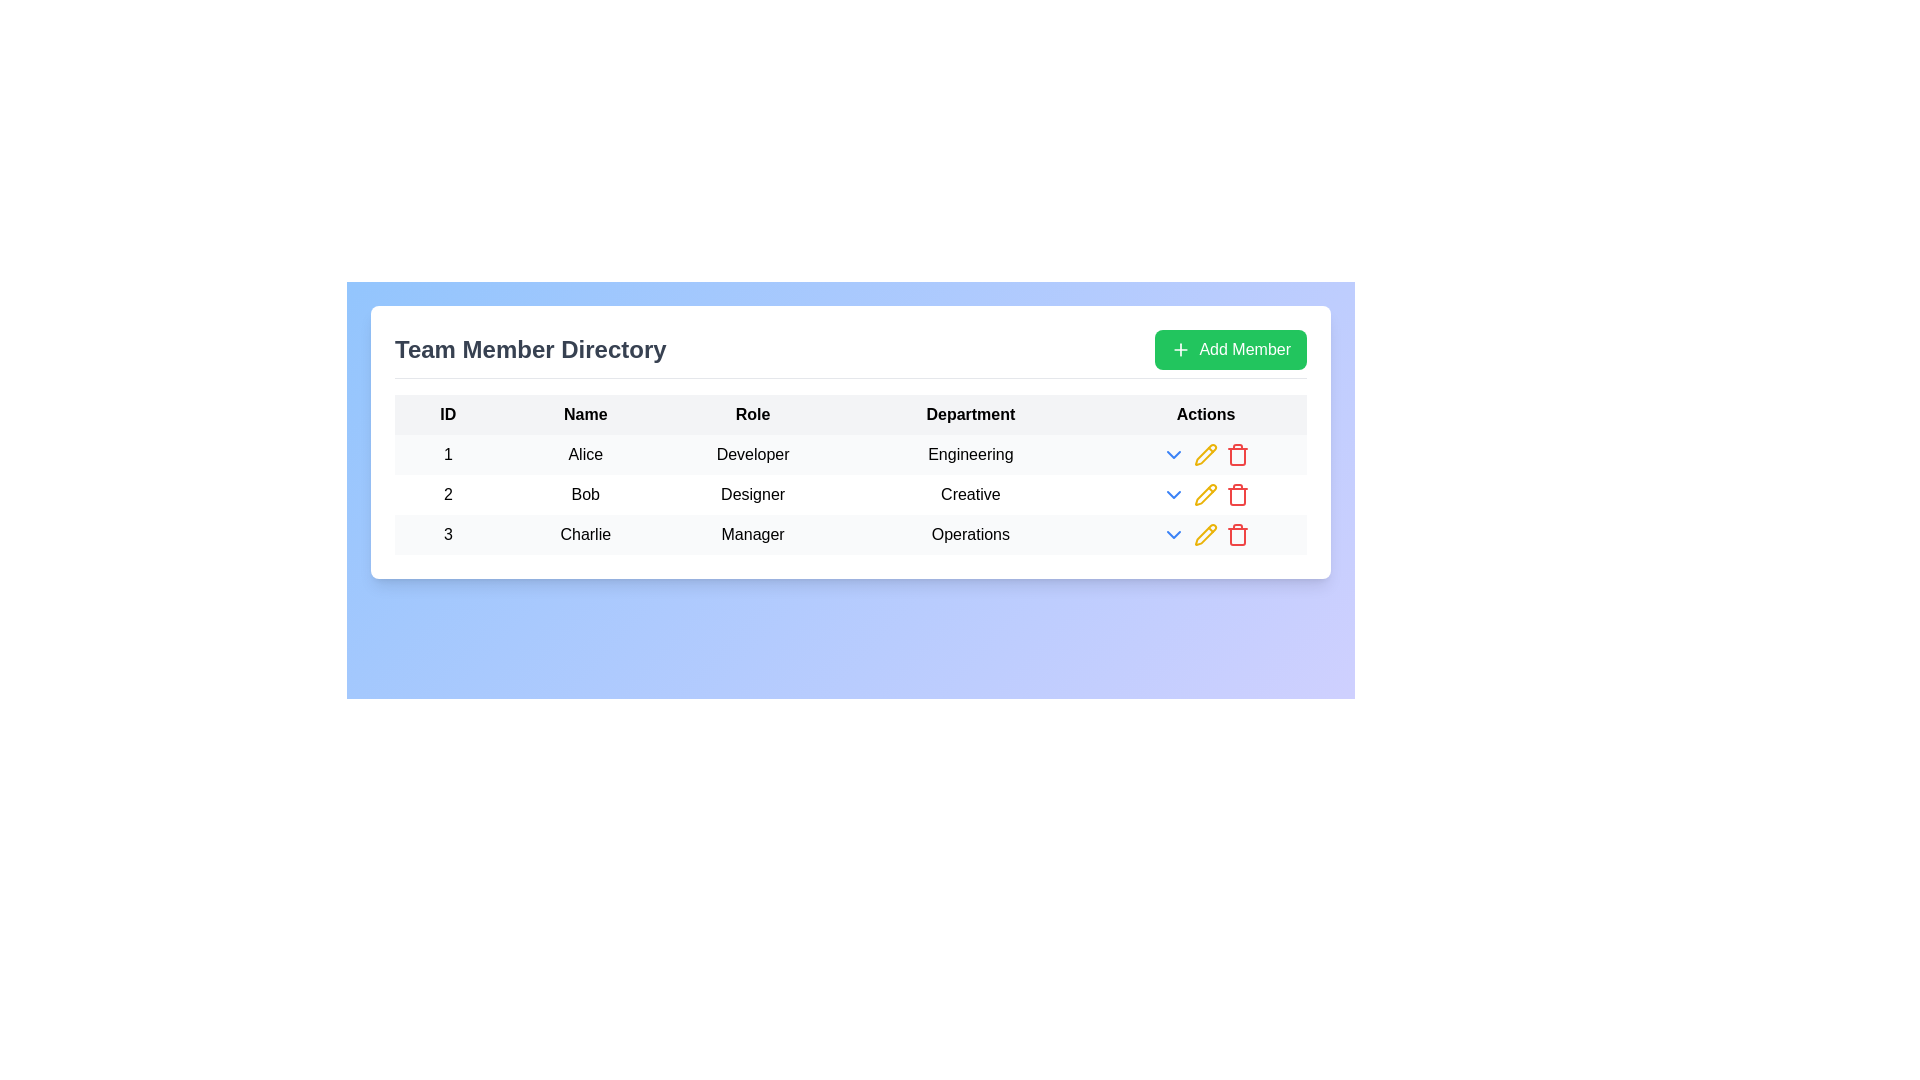  I want to click on the red trash can icon representing the delete action in the 'Actions' column of the table for user 'Alice', so click(1237, 455).